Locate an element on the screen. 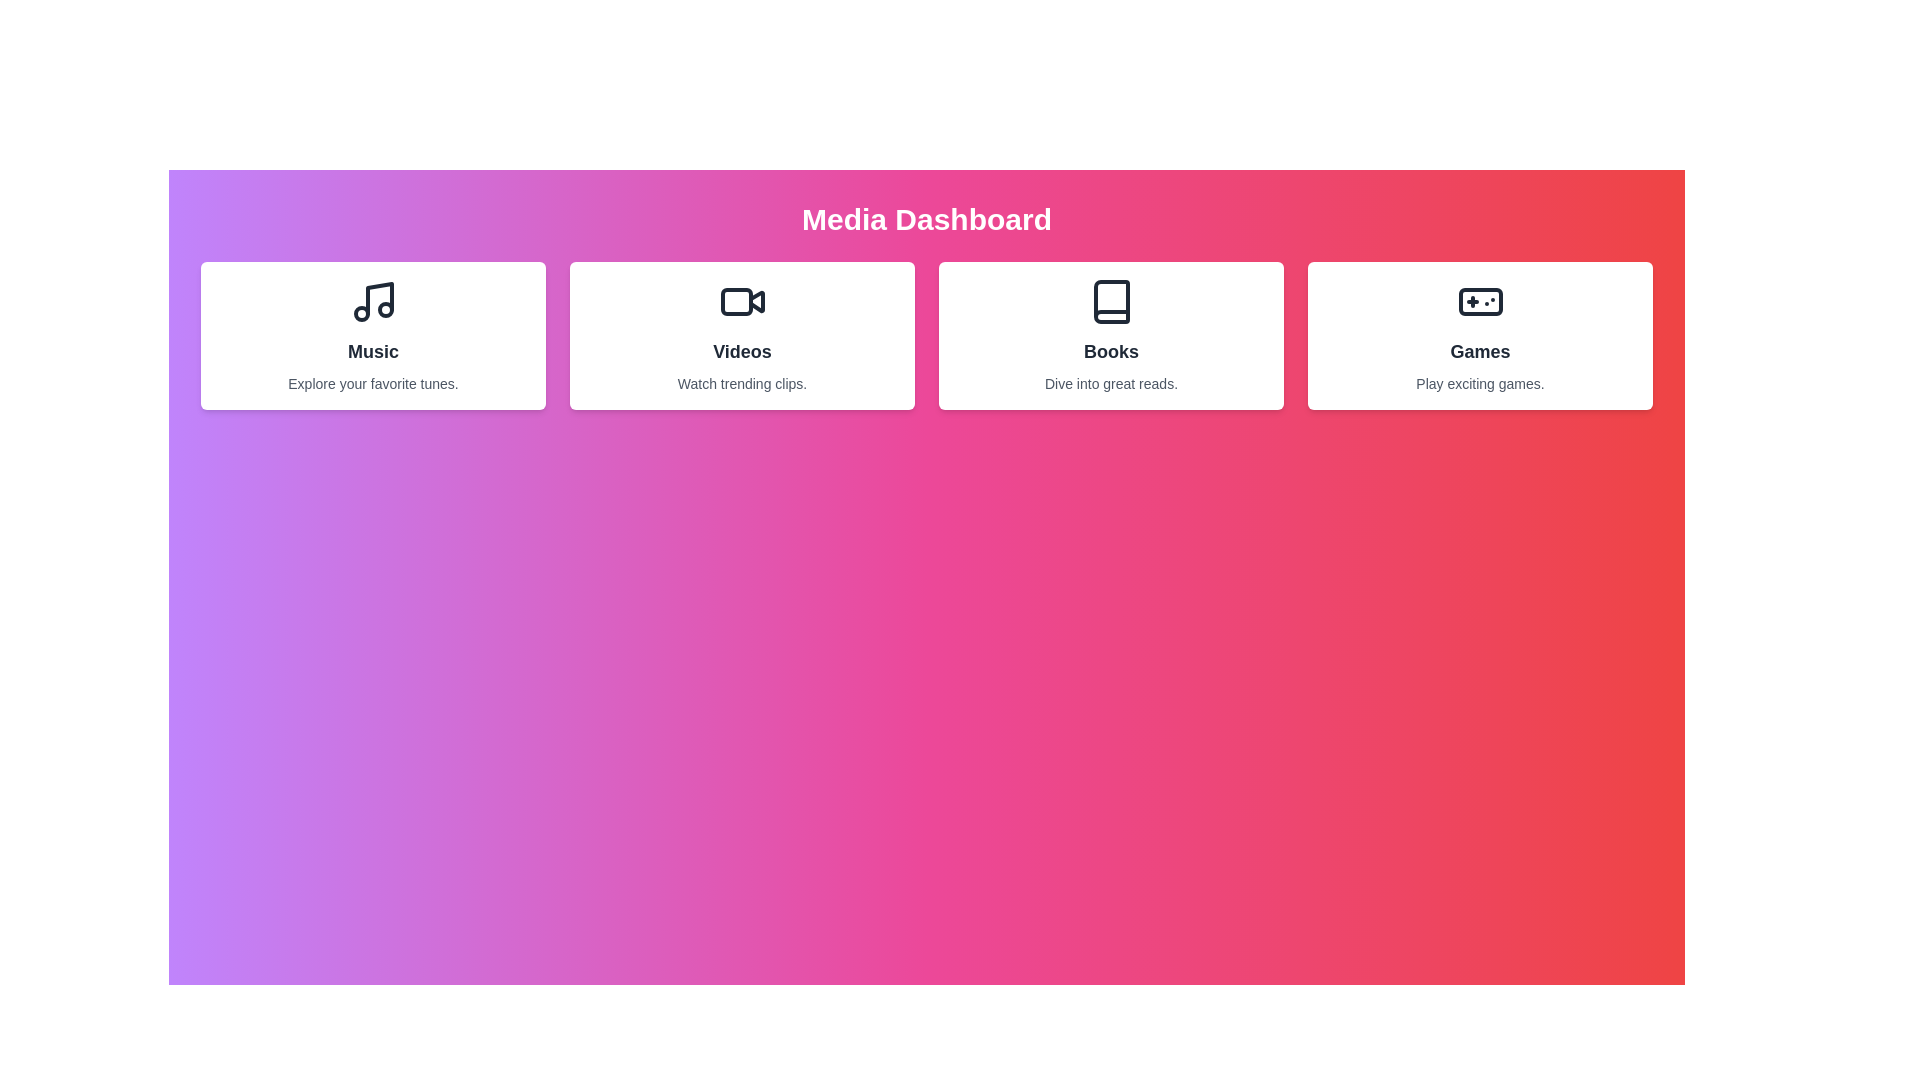  'Music' text label that specifies the category for the first card in the grid, which is located below an icon and above a descriptive line of text is located at coordinates (373, 350).